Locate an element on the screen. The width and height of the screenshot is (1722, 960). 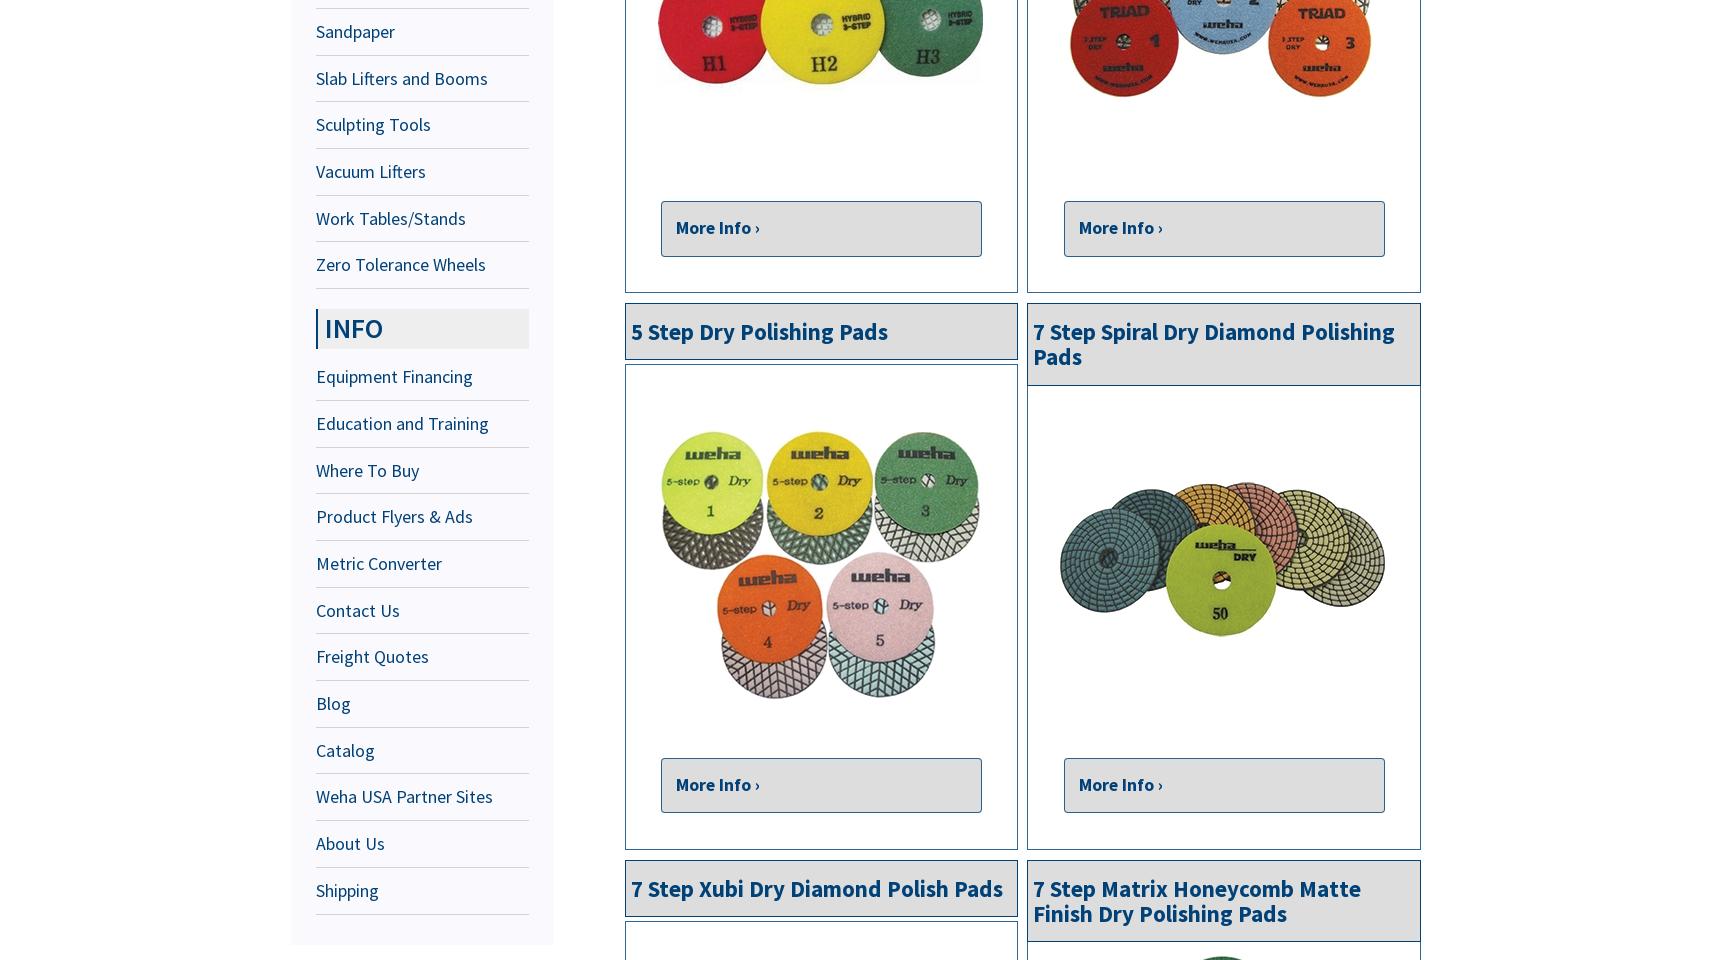
'Weha USA Partner Sites' is located at coordinates (404, 796).